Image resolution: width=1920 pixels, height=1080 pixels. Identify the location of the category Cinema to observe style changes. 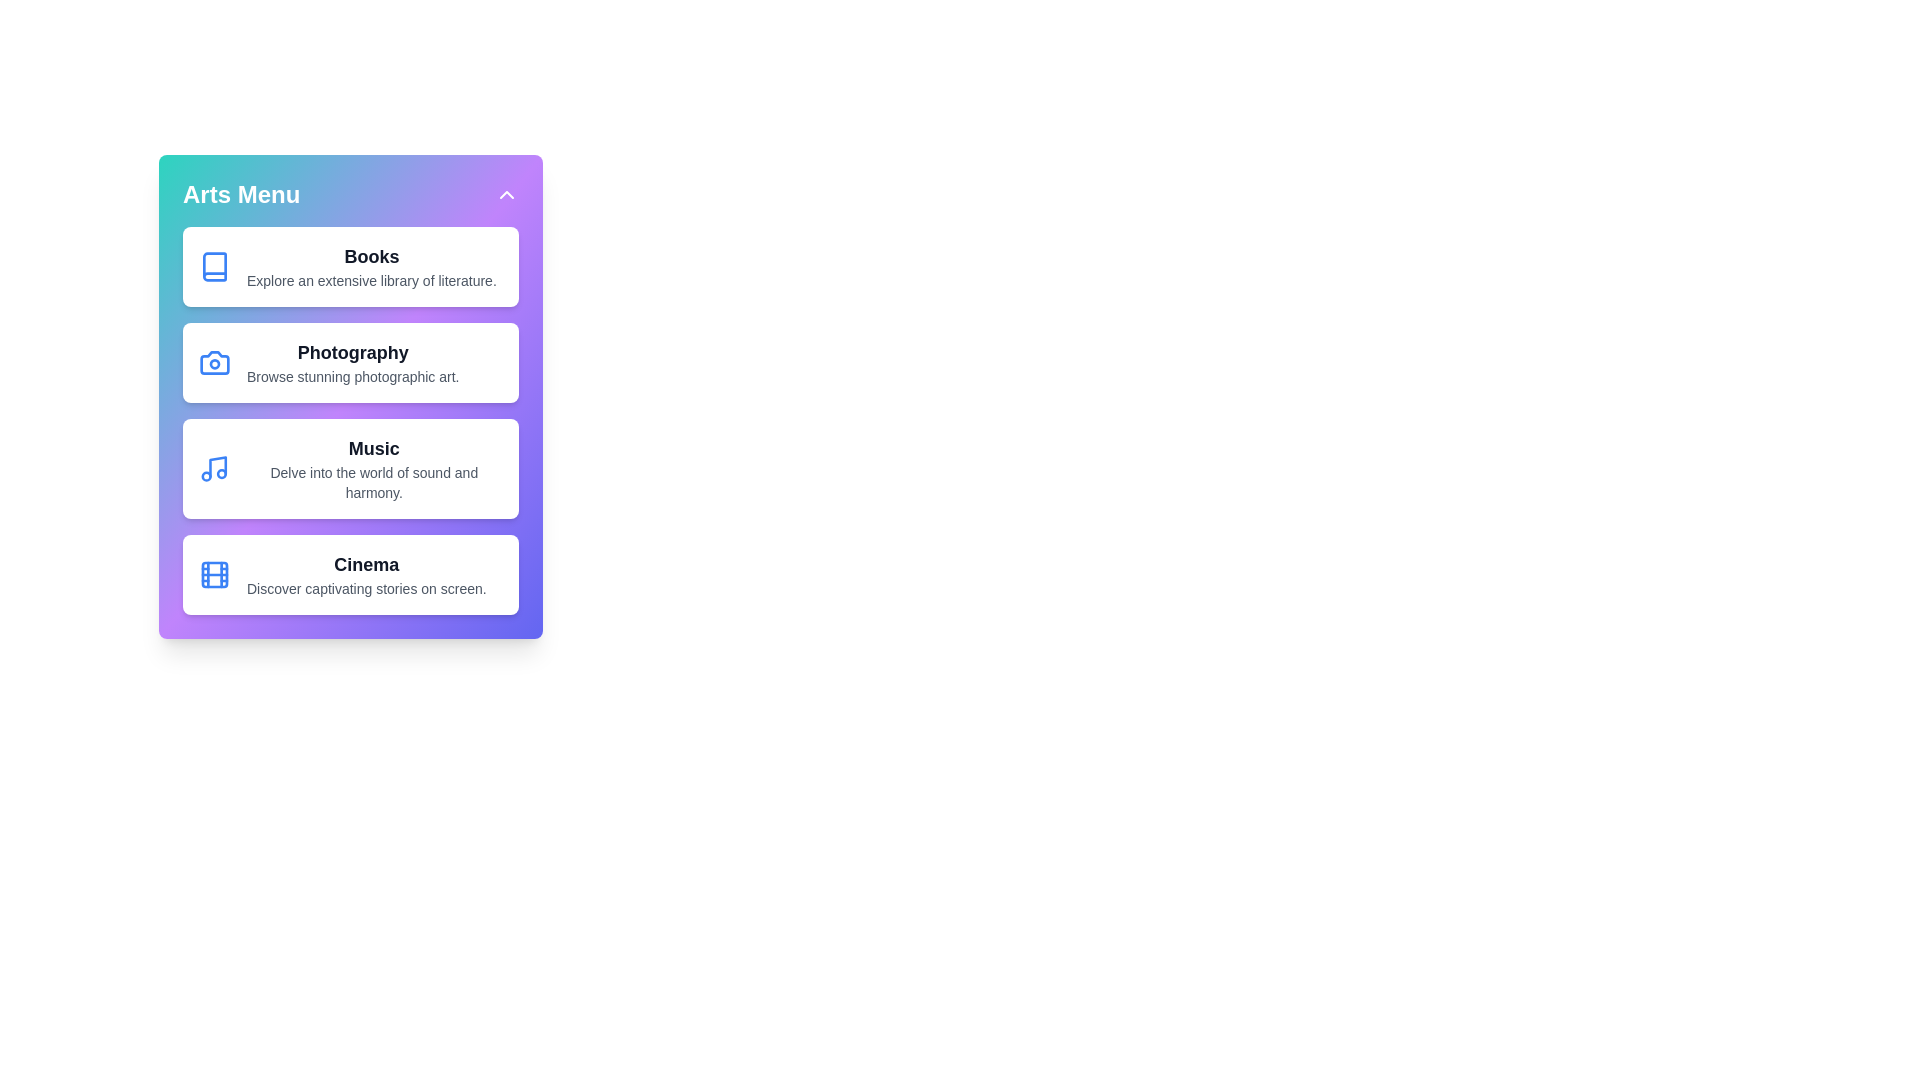
(350, 574).